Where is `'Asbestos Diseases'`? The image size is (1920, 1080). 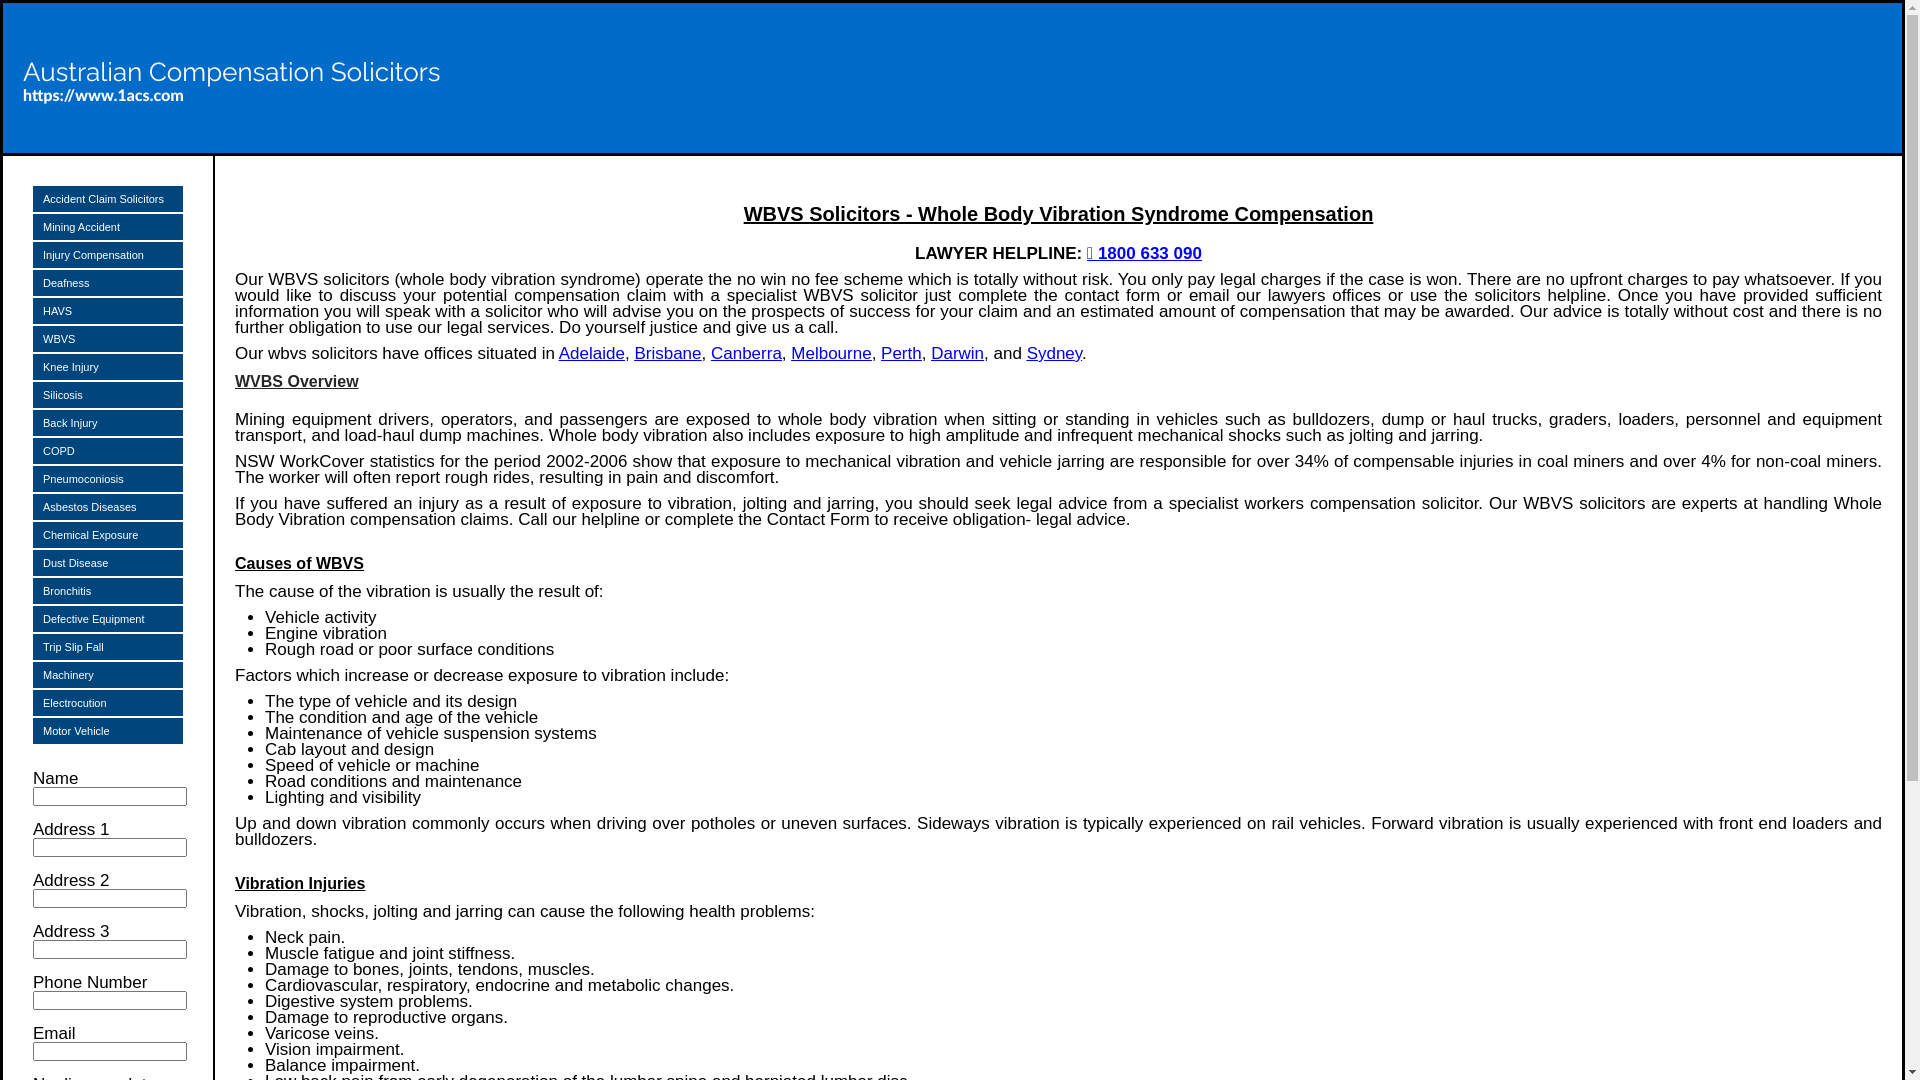
'Asbestos Diseases' is located at coordinates (106, 505).